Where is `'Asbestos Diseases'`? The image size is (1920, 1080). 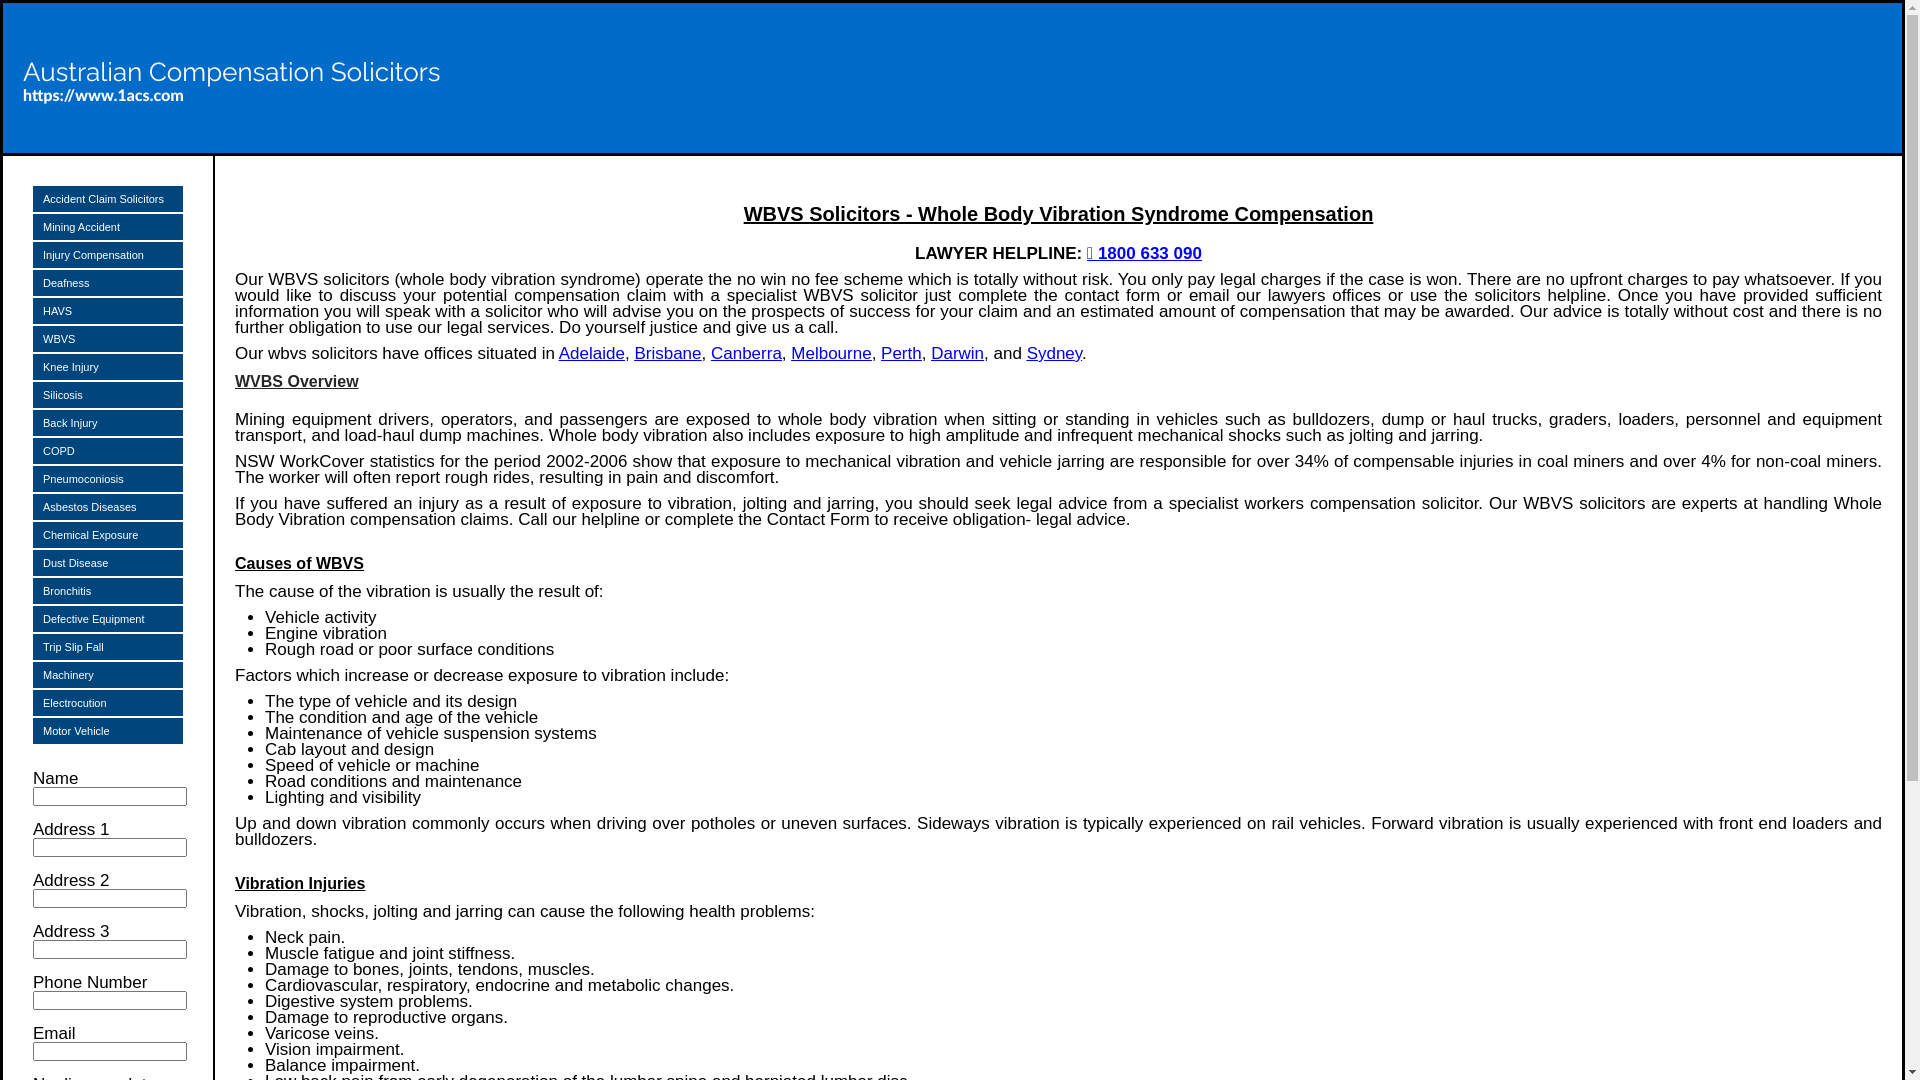
'Asbestos Diseases' is located at coordinates (106, 505).